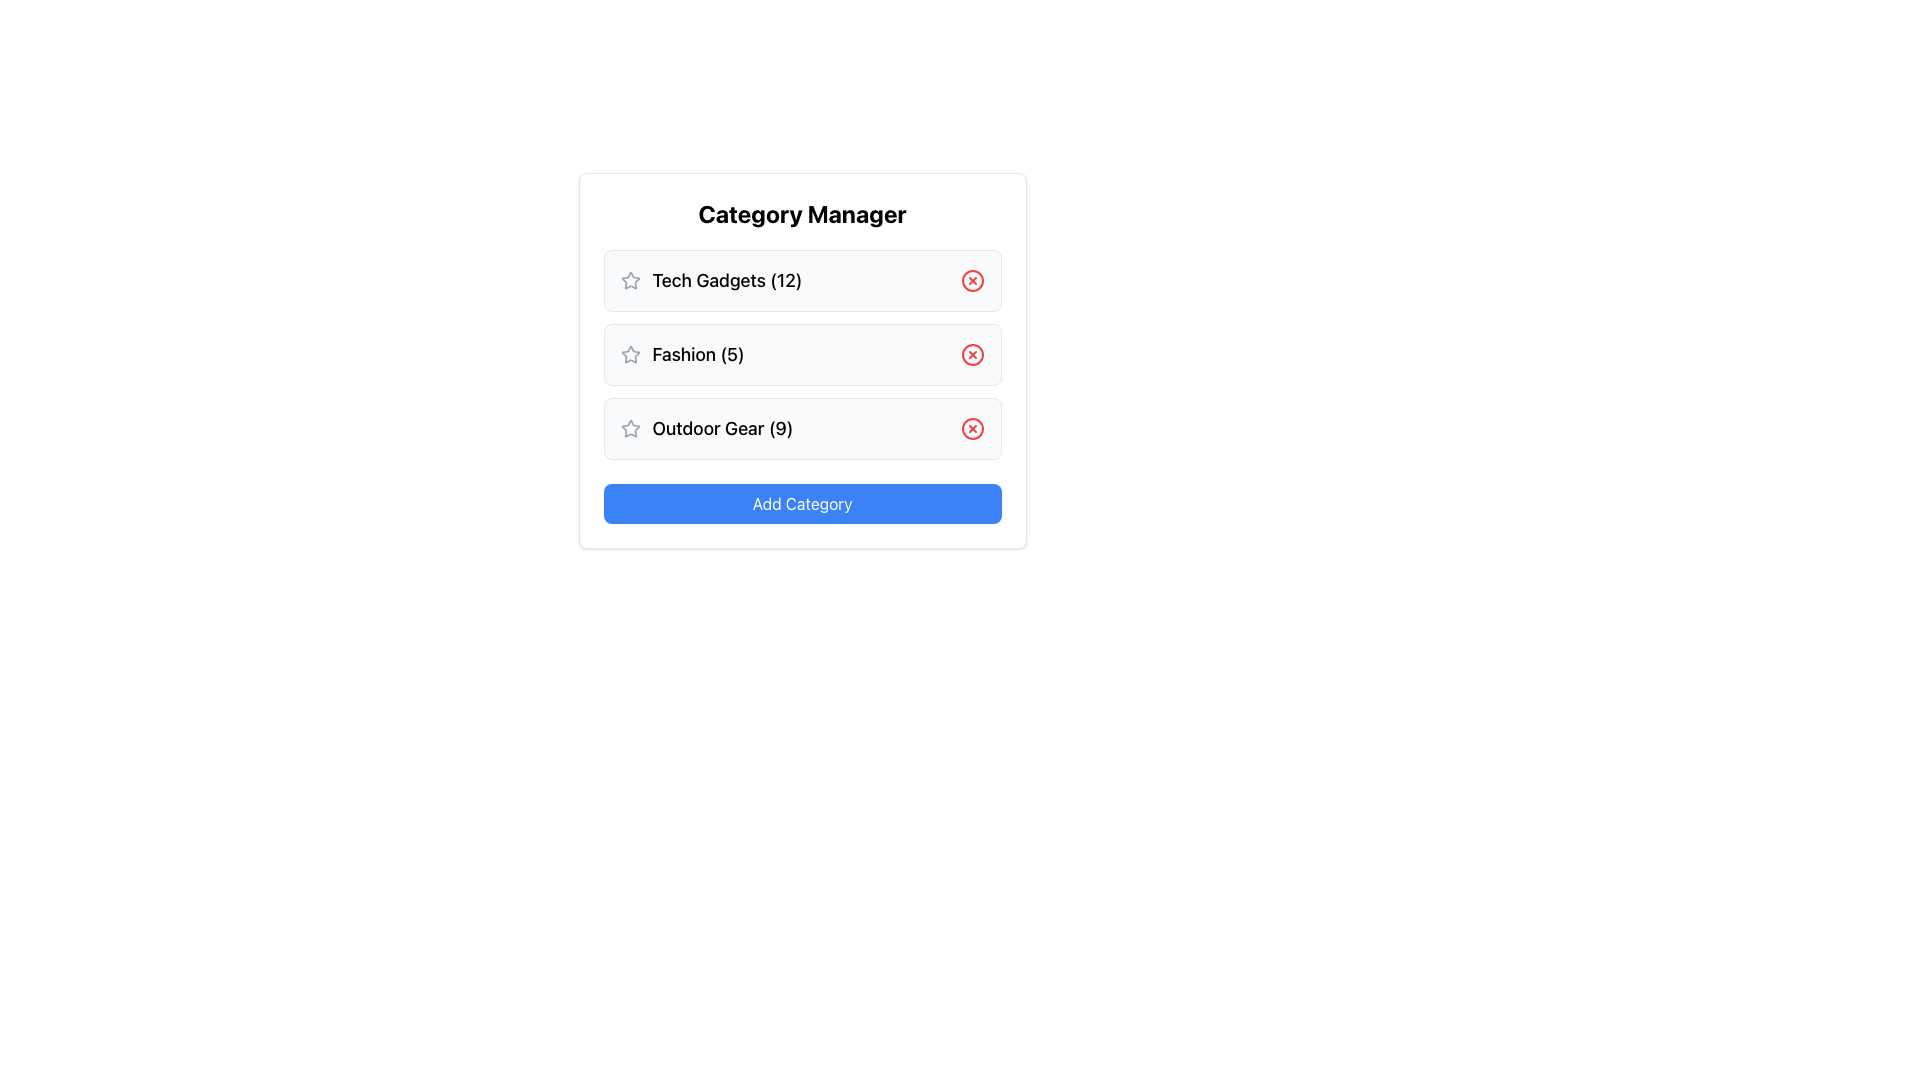 The width and height of the screenshot is (1920, 1080). What do you see at coordinates (972, 427) in the screenshot?
I see `the button element represented as an icon with circular and cross elements` at bounding box center [972, 427].